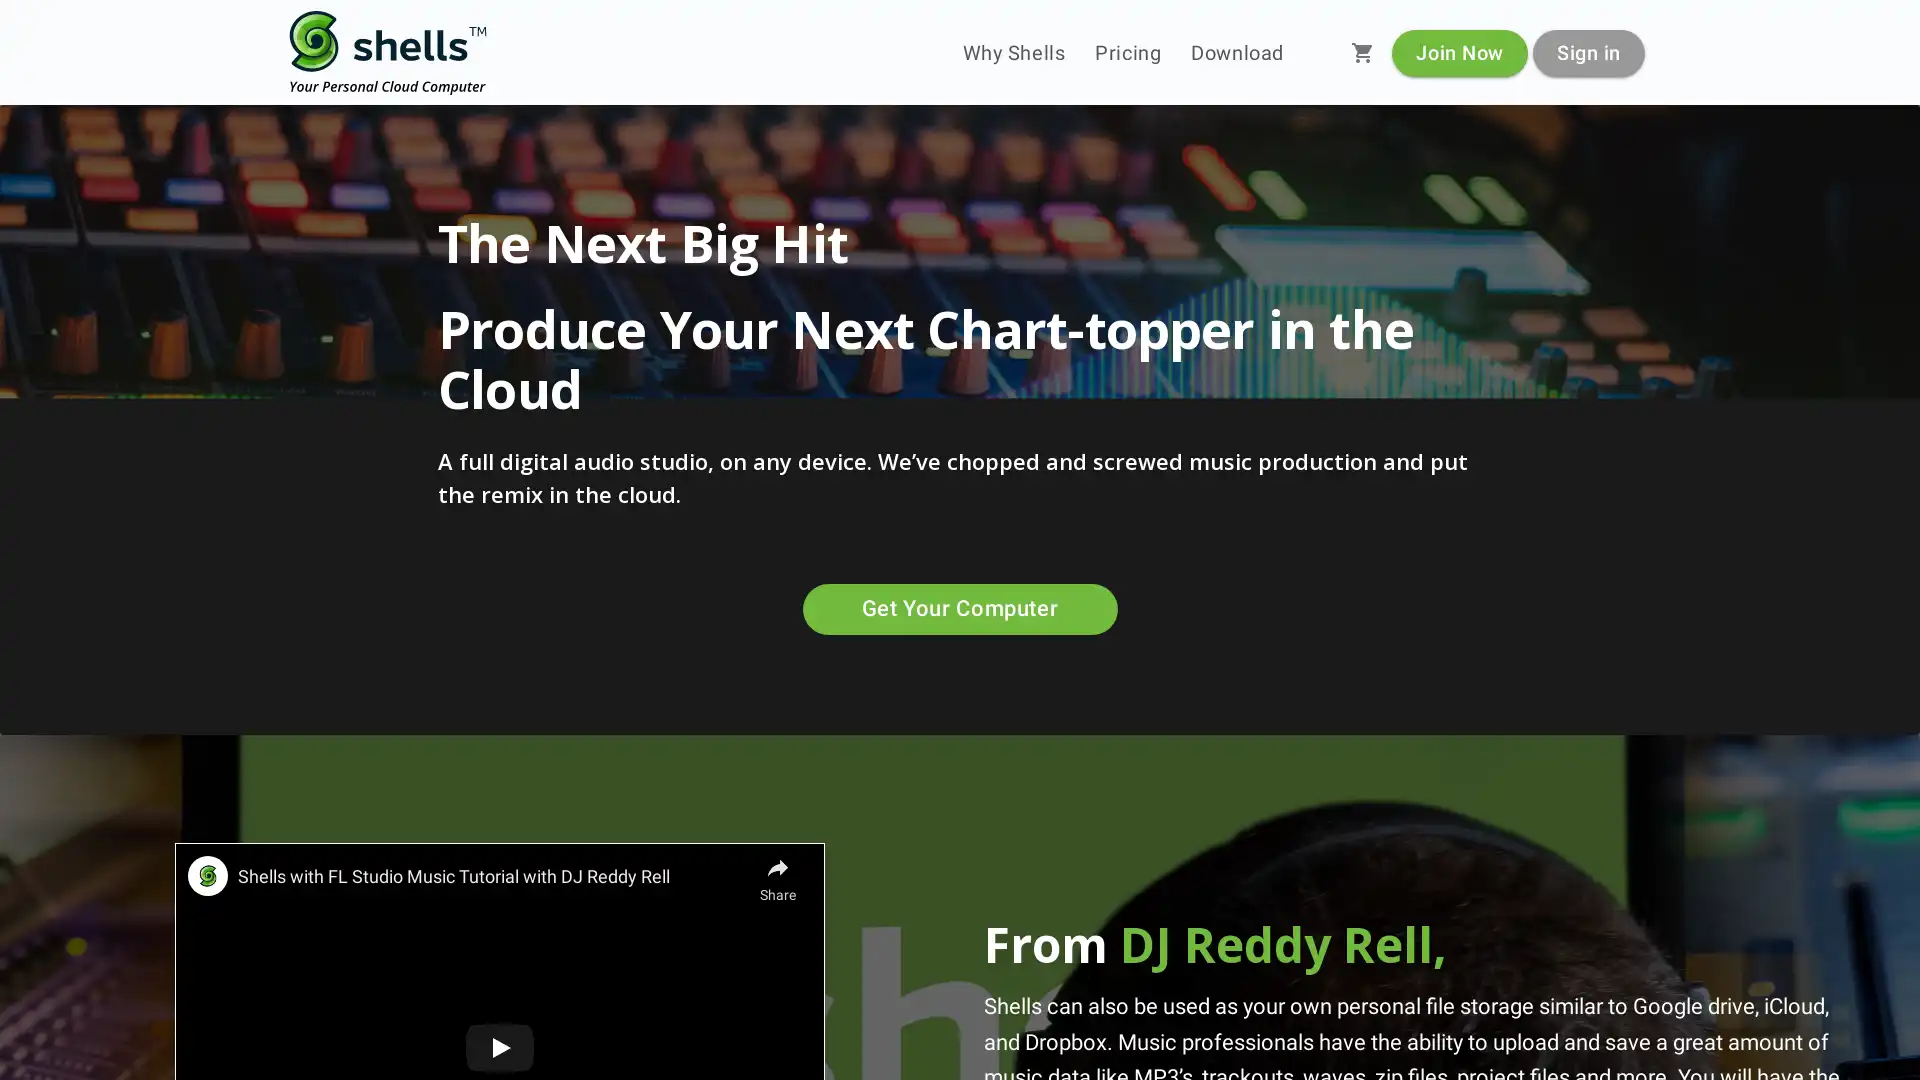 This screenshot has width=1920, height=1080. Describe the element at coordinates (388, 52) in the screenshot. I see `Shells Logo` at that location.